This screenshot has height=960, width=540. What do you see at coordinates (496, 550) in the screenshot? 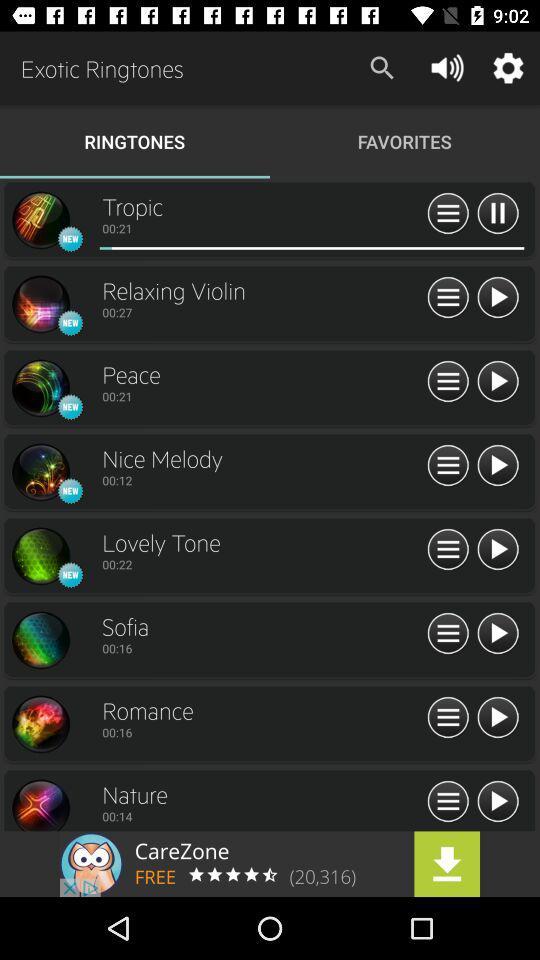
I see `the fifth row play button` at bounding box center [496, 550].